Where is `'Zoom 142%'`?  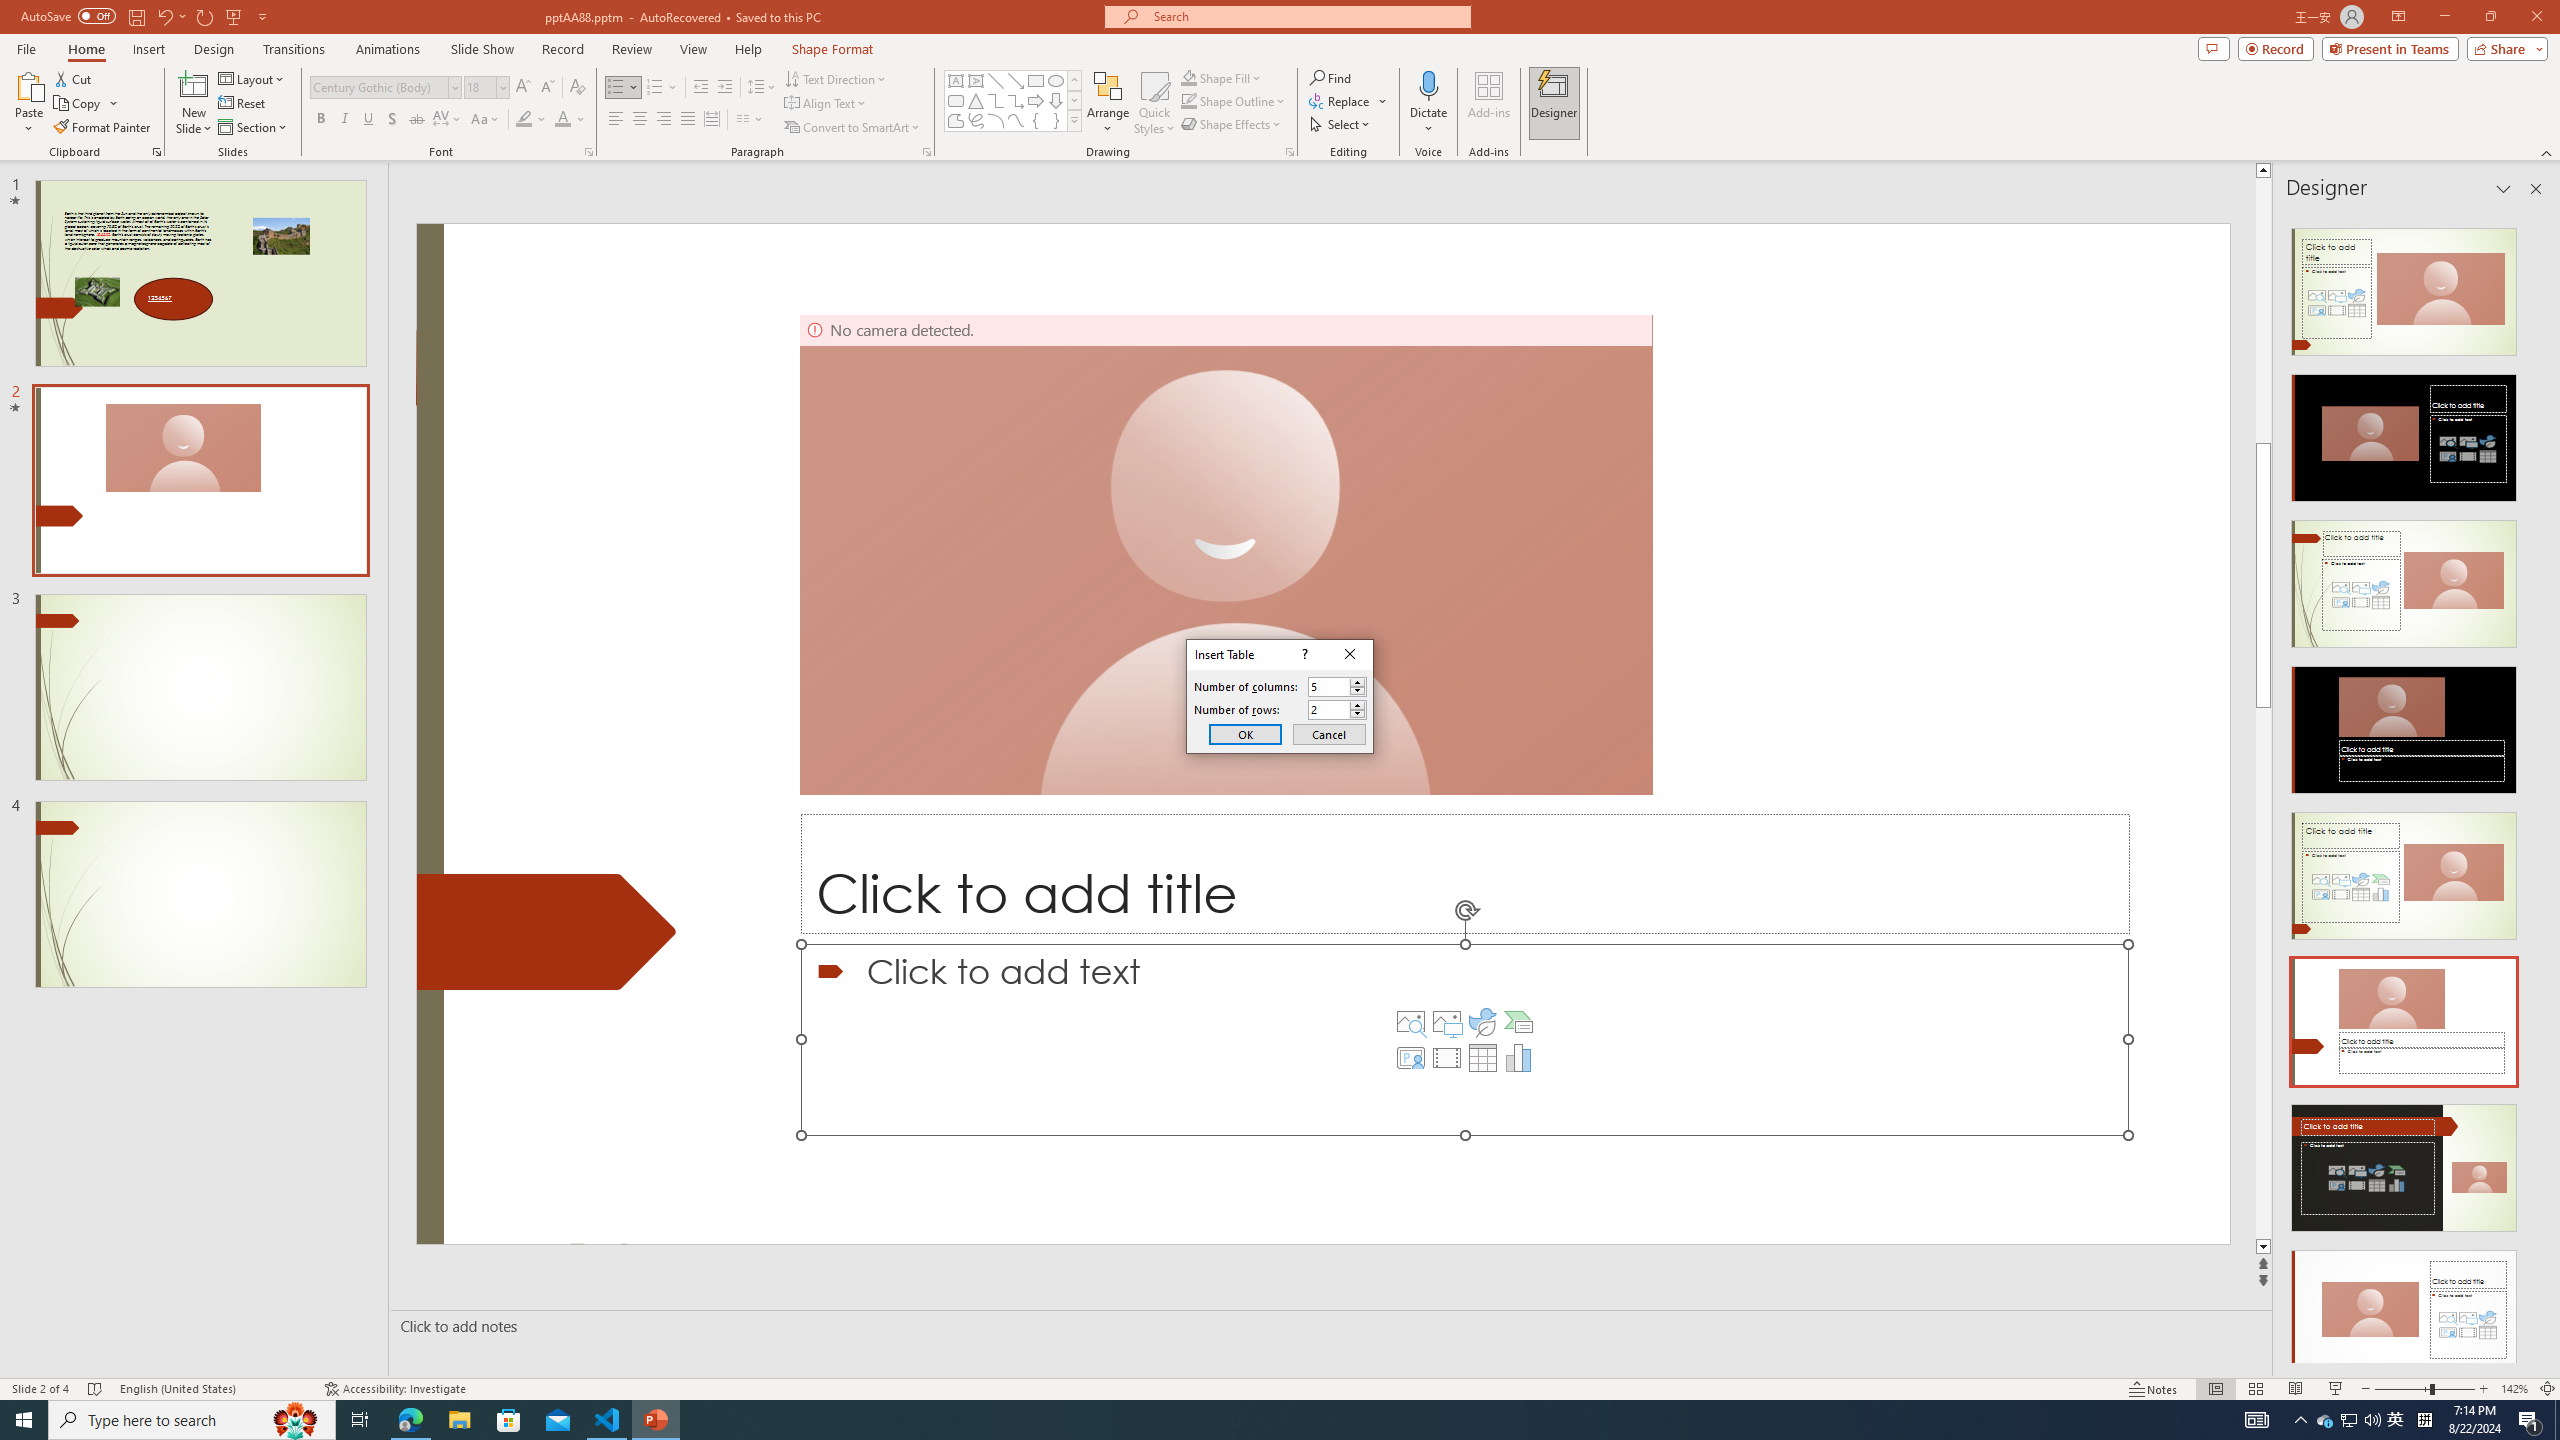 'Zoom 142%' is located at coordinates (2515, 1389).